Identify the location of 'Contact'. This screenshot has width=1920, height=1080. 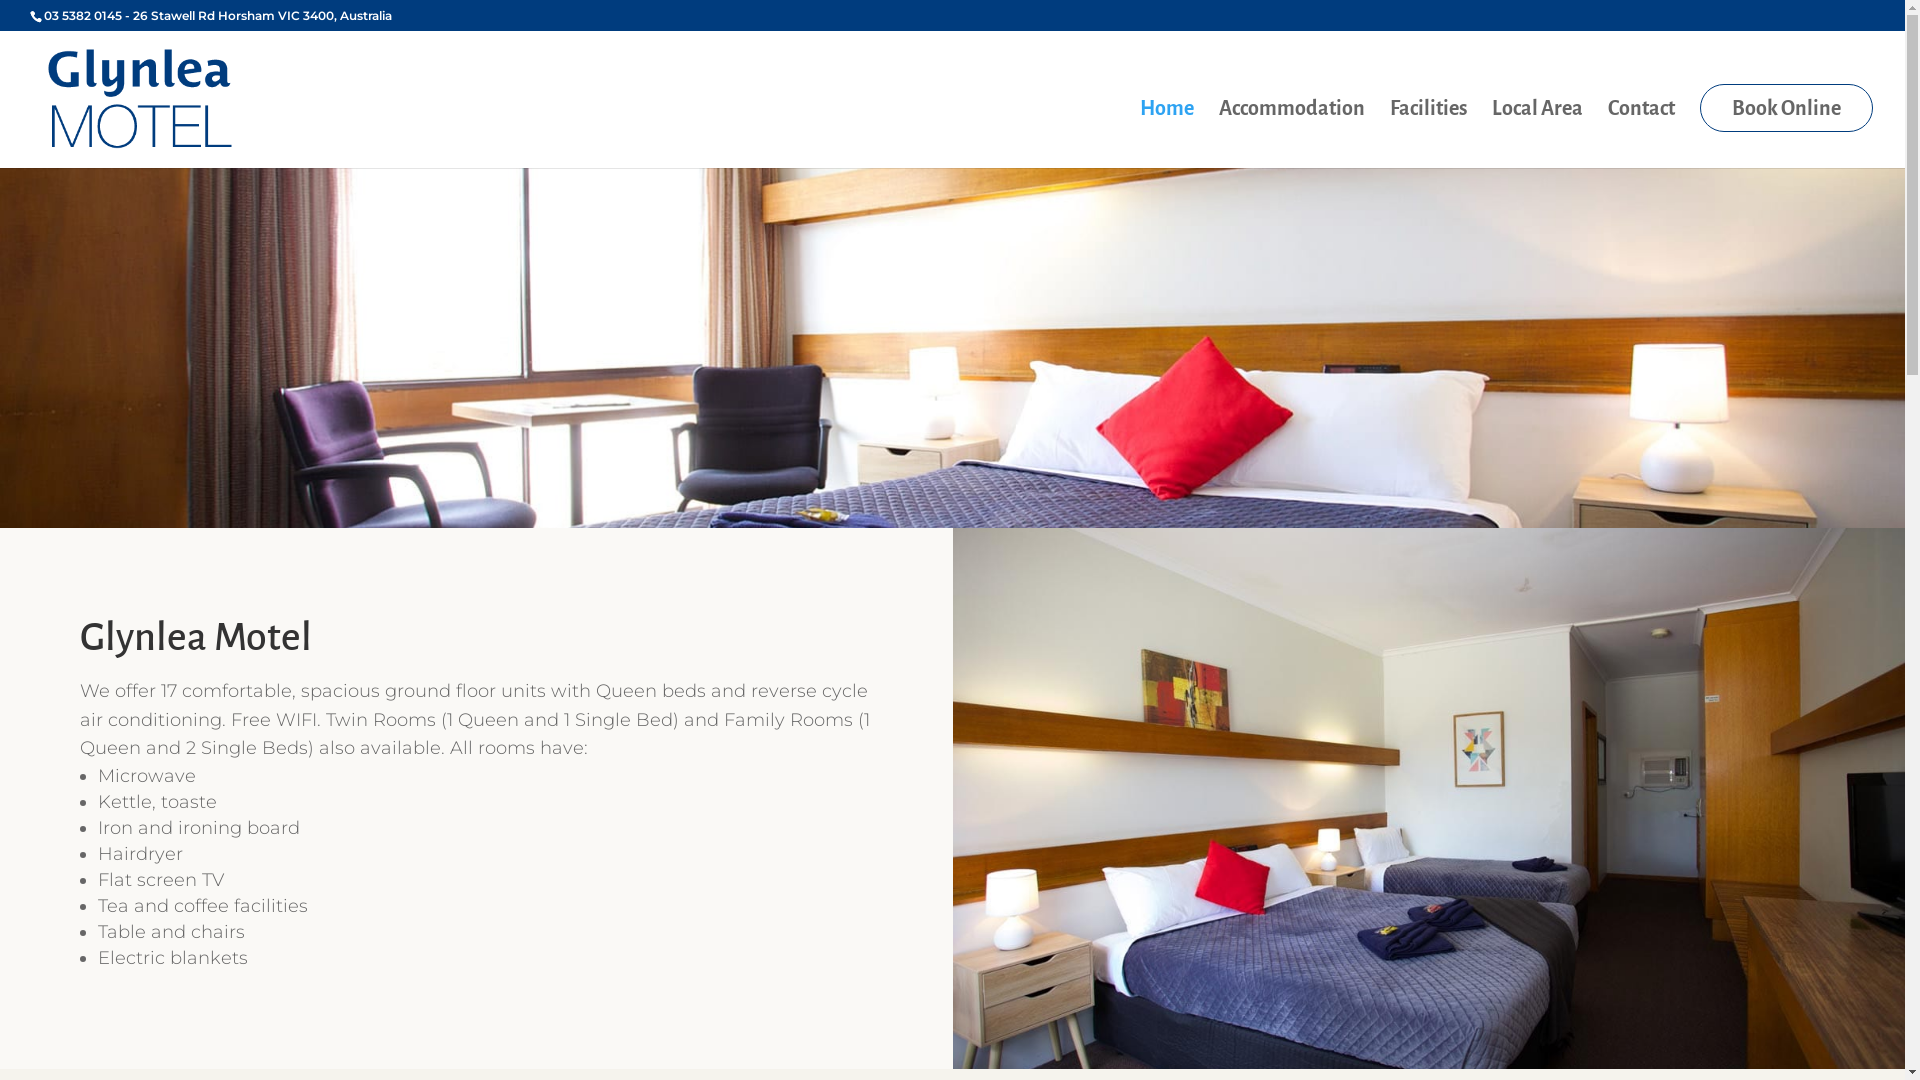
(1608, 134).